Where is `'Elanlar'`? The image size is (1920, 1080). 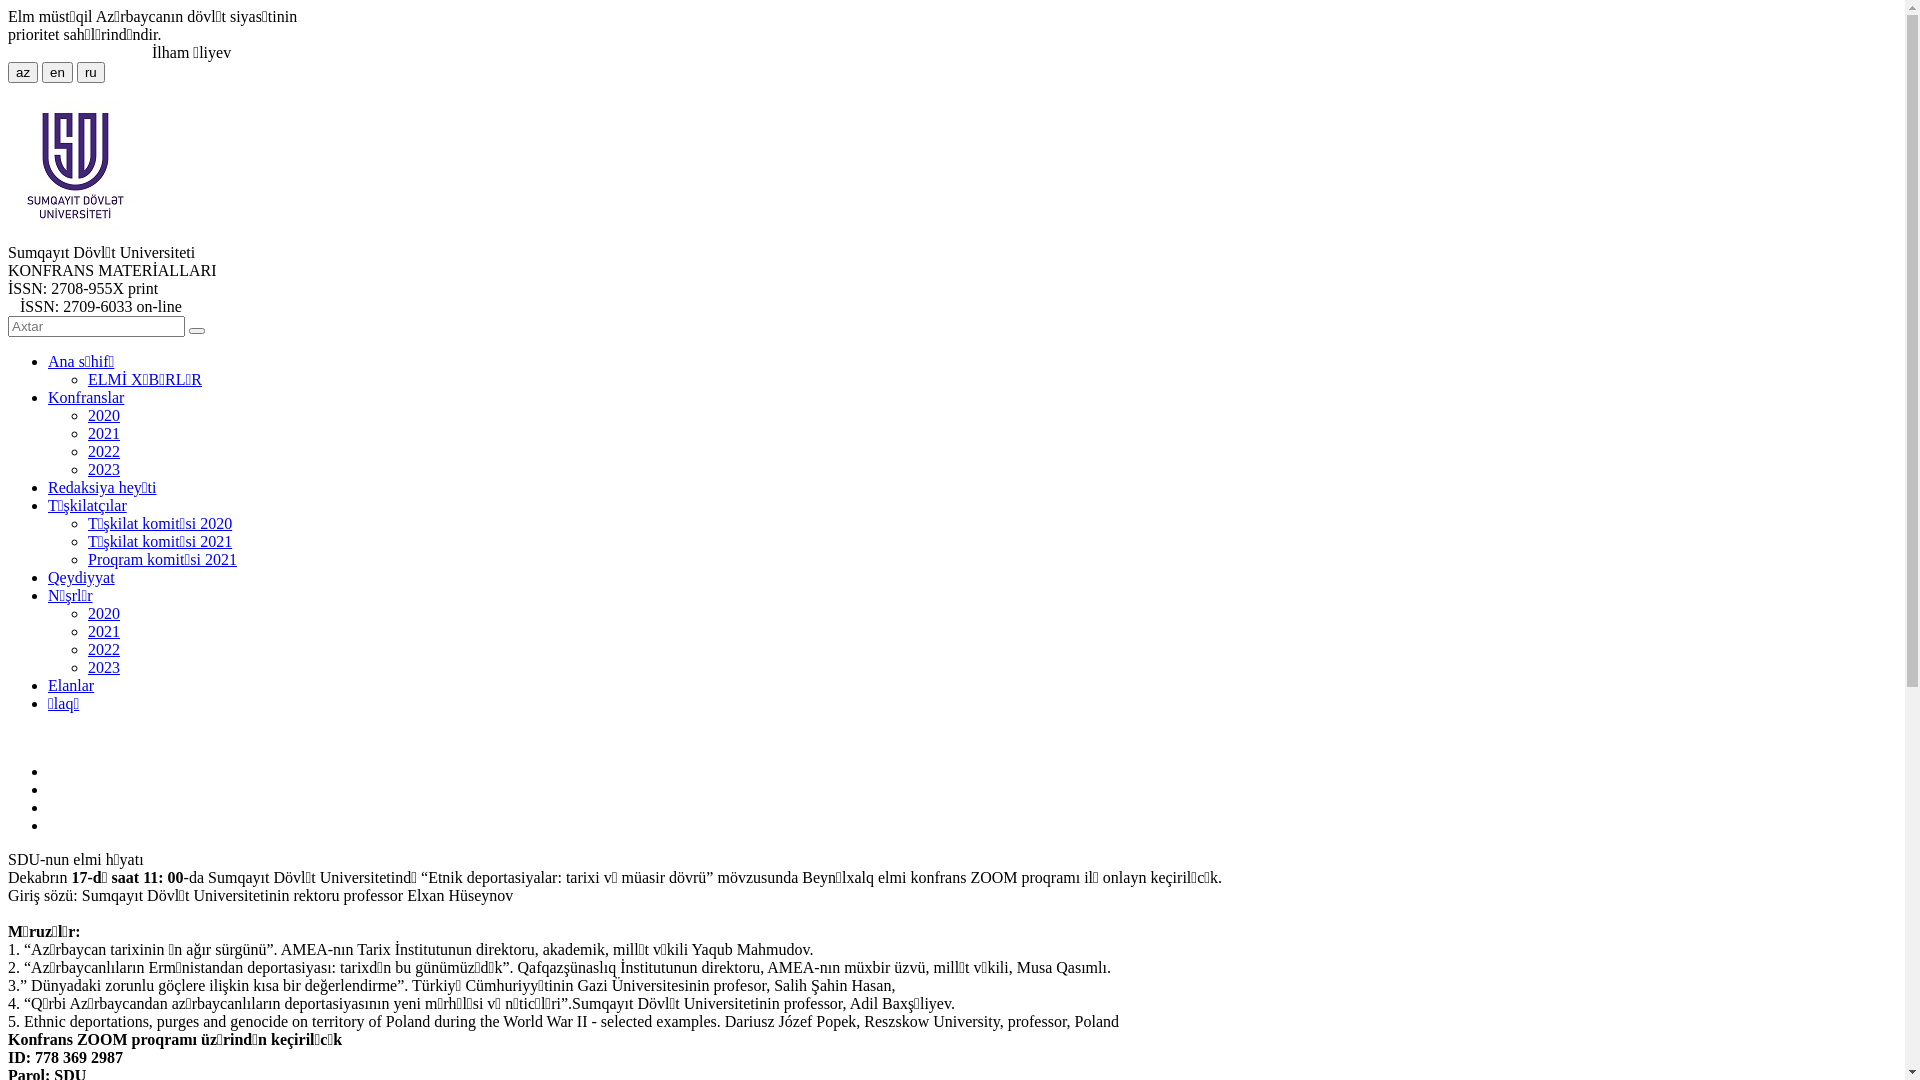 'Elanlar' is located at coordinates (48, 684).